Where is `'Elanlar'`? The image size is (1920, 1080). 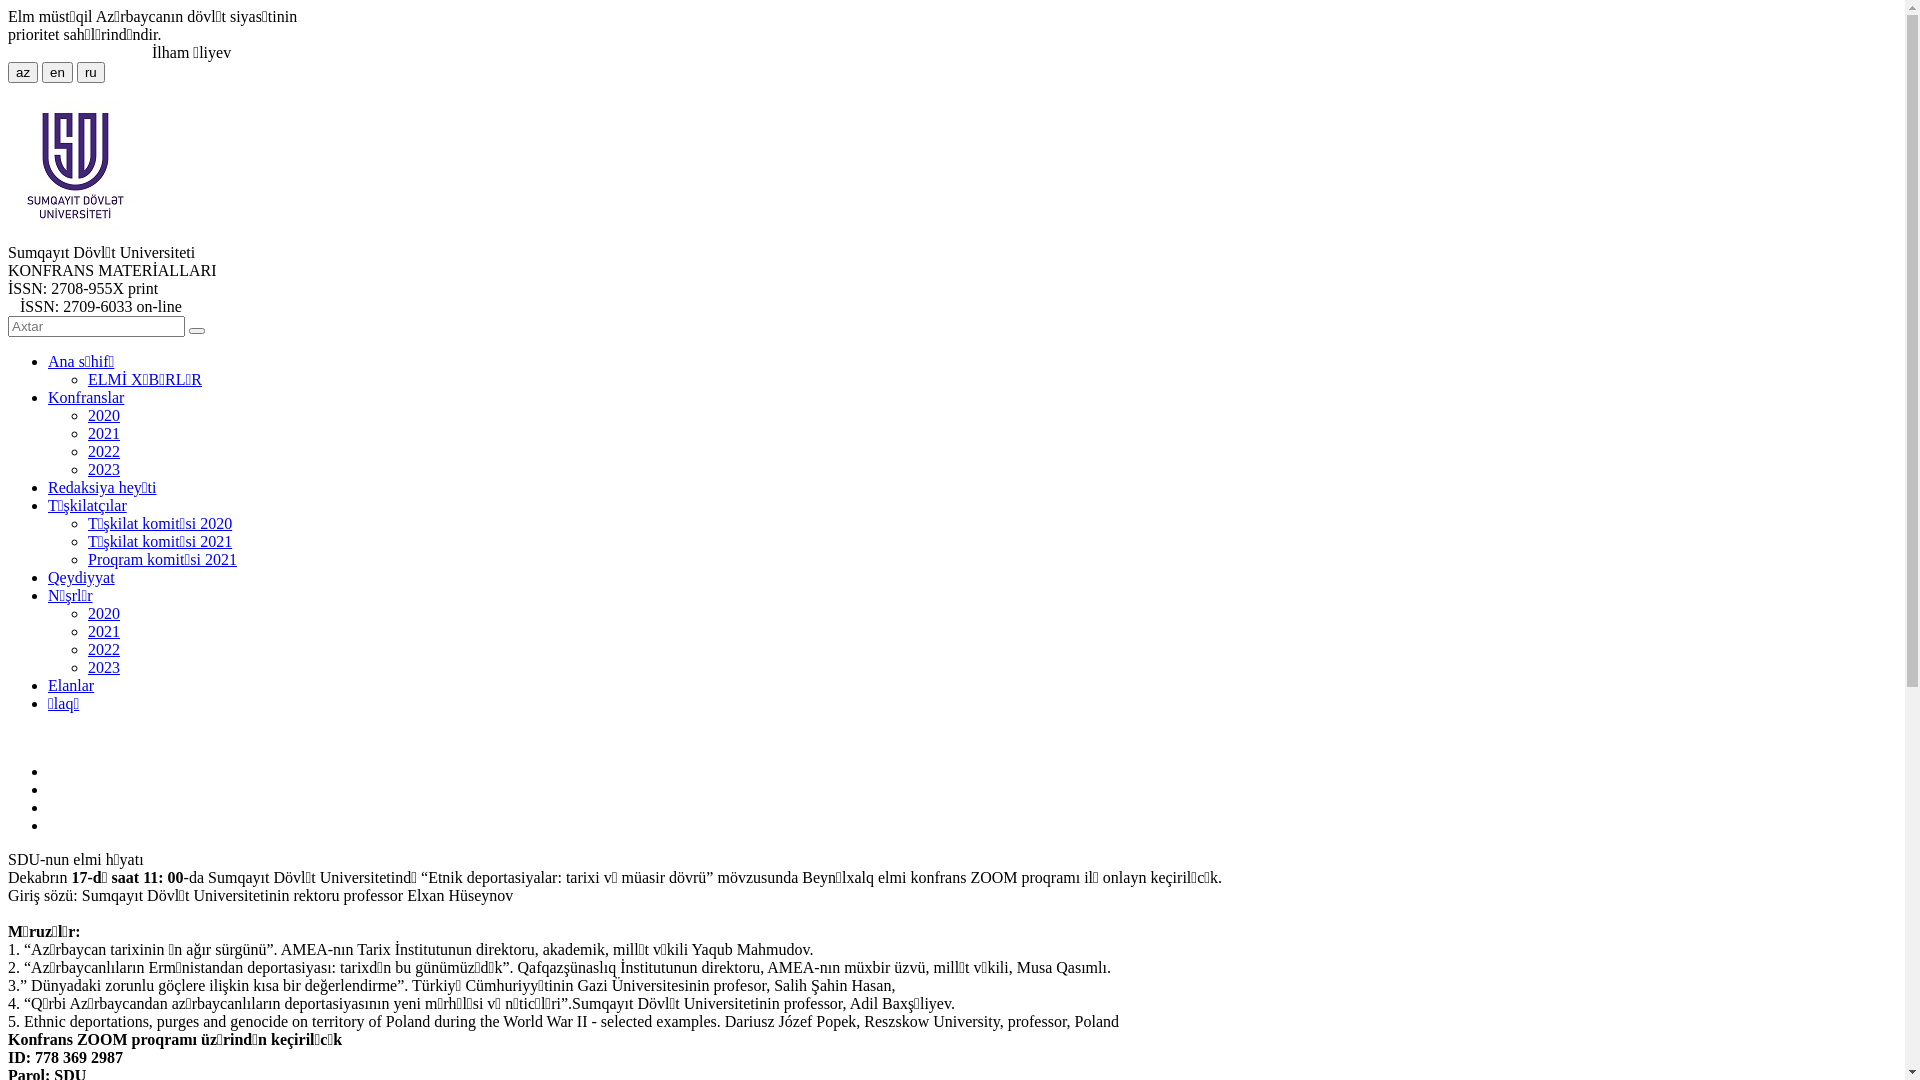 'Elanlar' is located at coordinates (48, 684).